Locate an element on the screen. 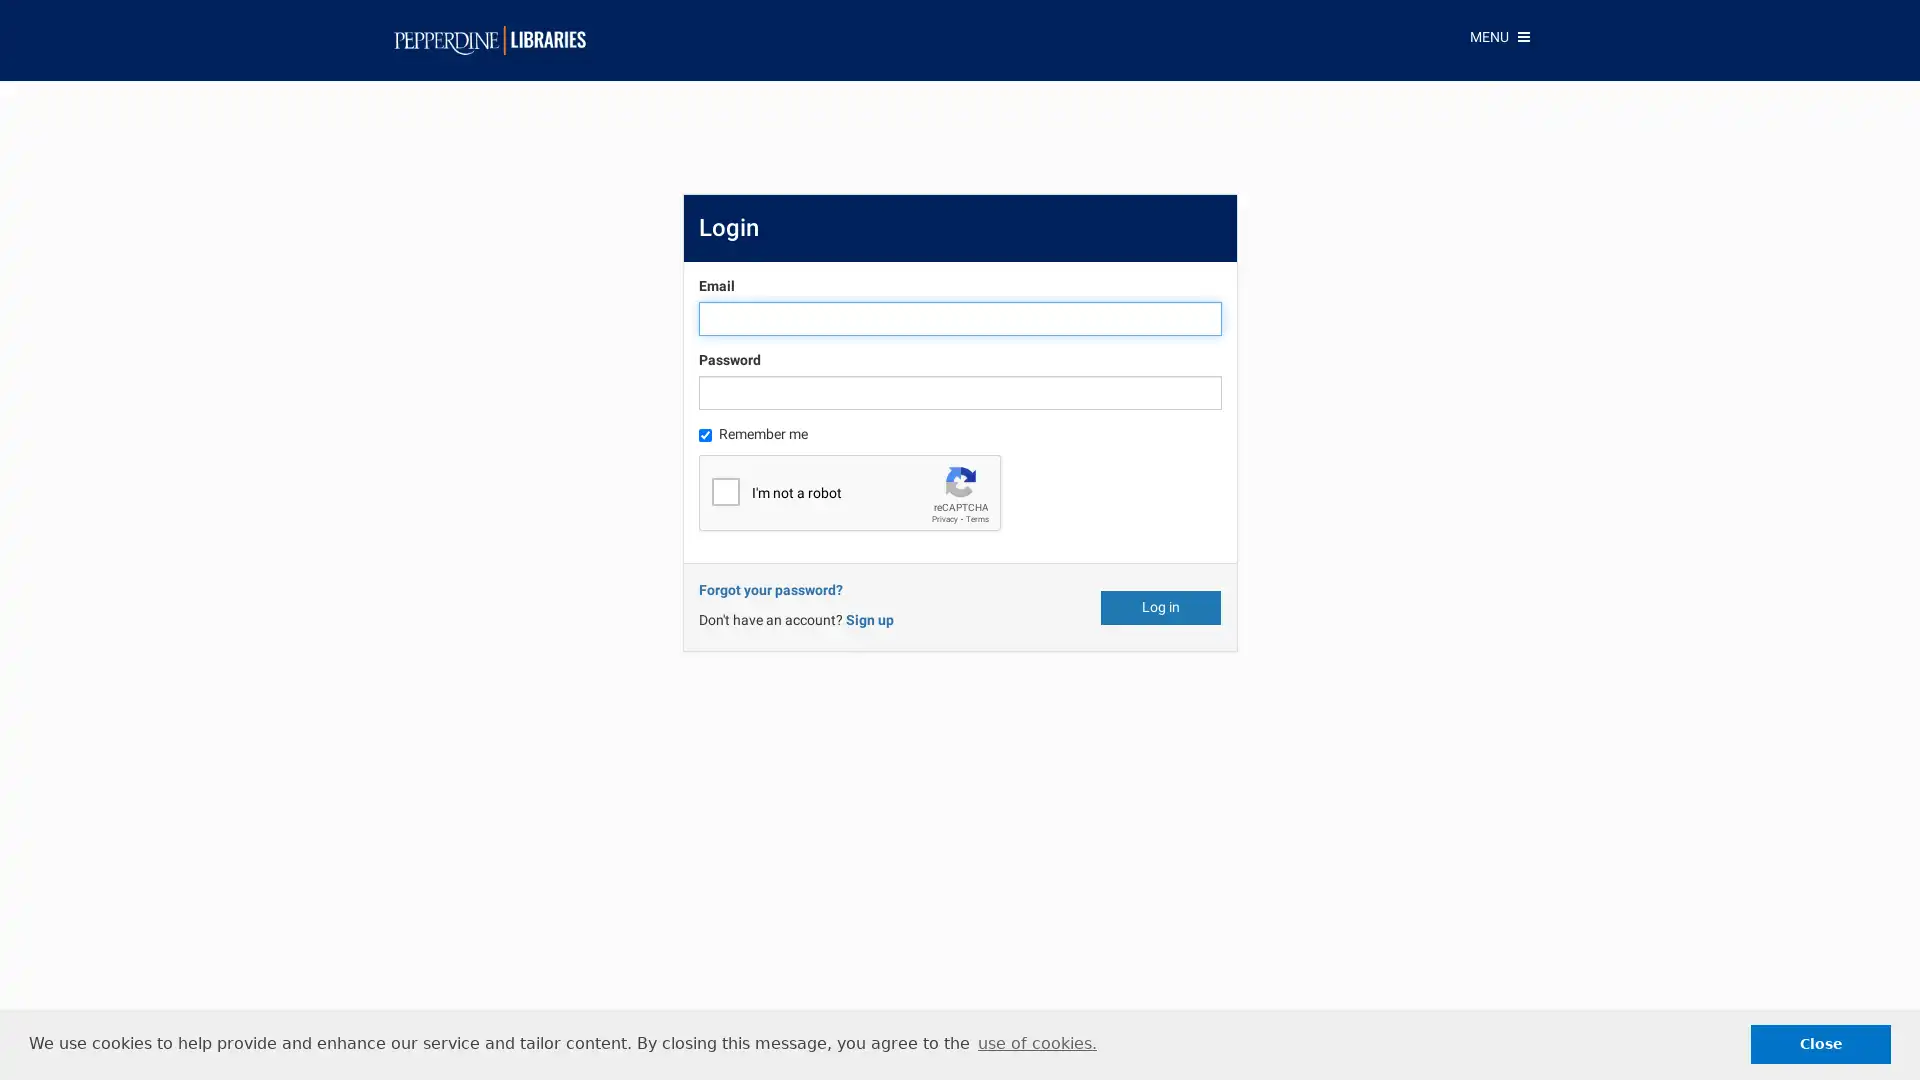 The image size is (1920, 1080). Log in is located at coordinates (1161, 605).